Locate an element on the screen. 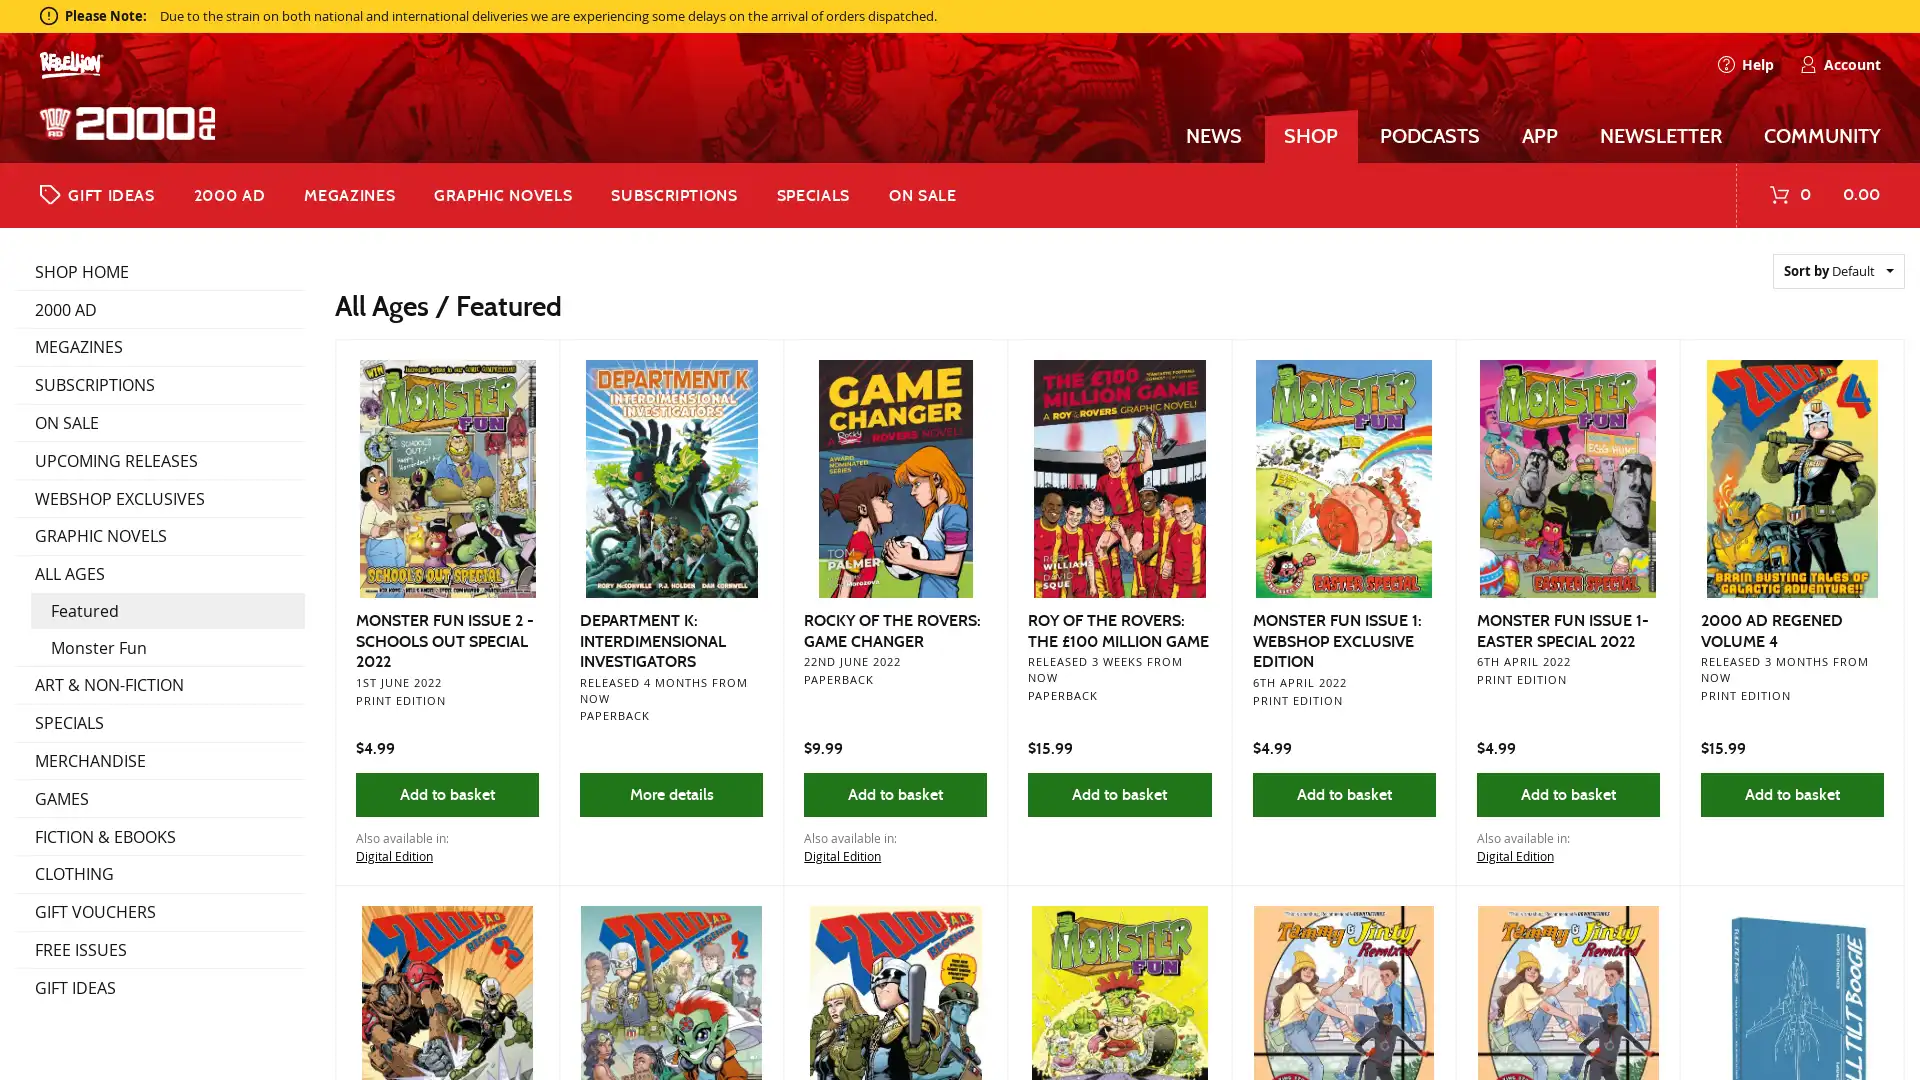 Image resolution: width=1920 pixels, height=1080 pixels. Add to basket is located at coordinates (445, 793).